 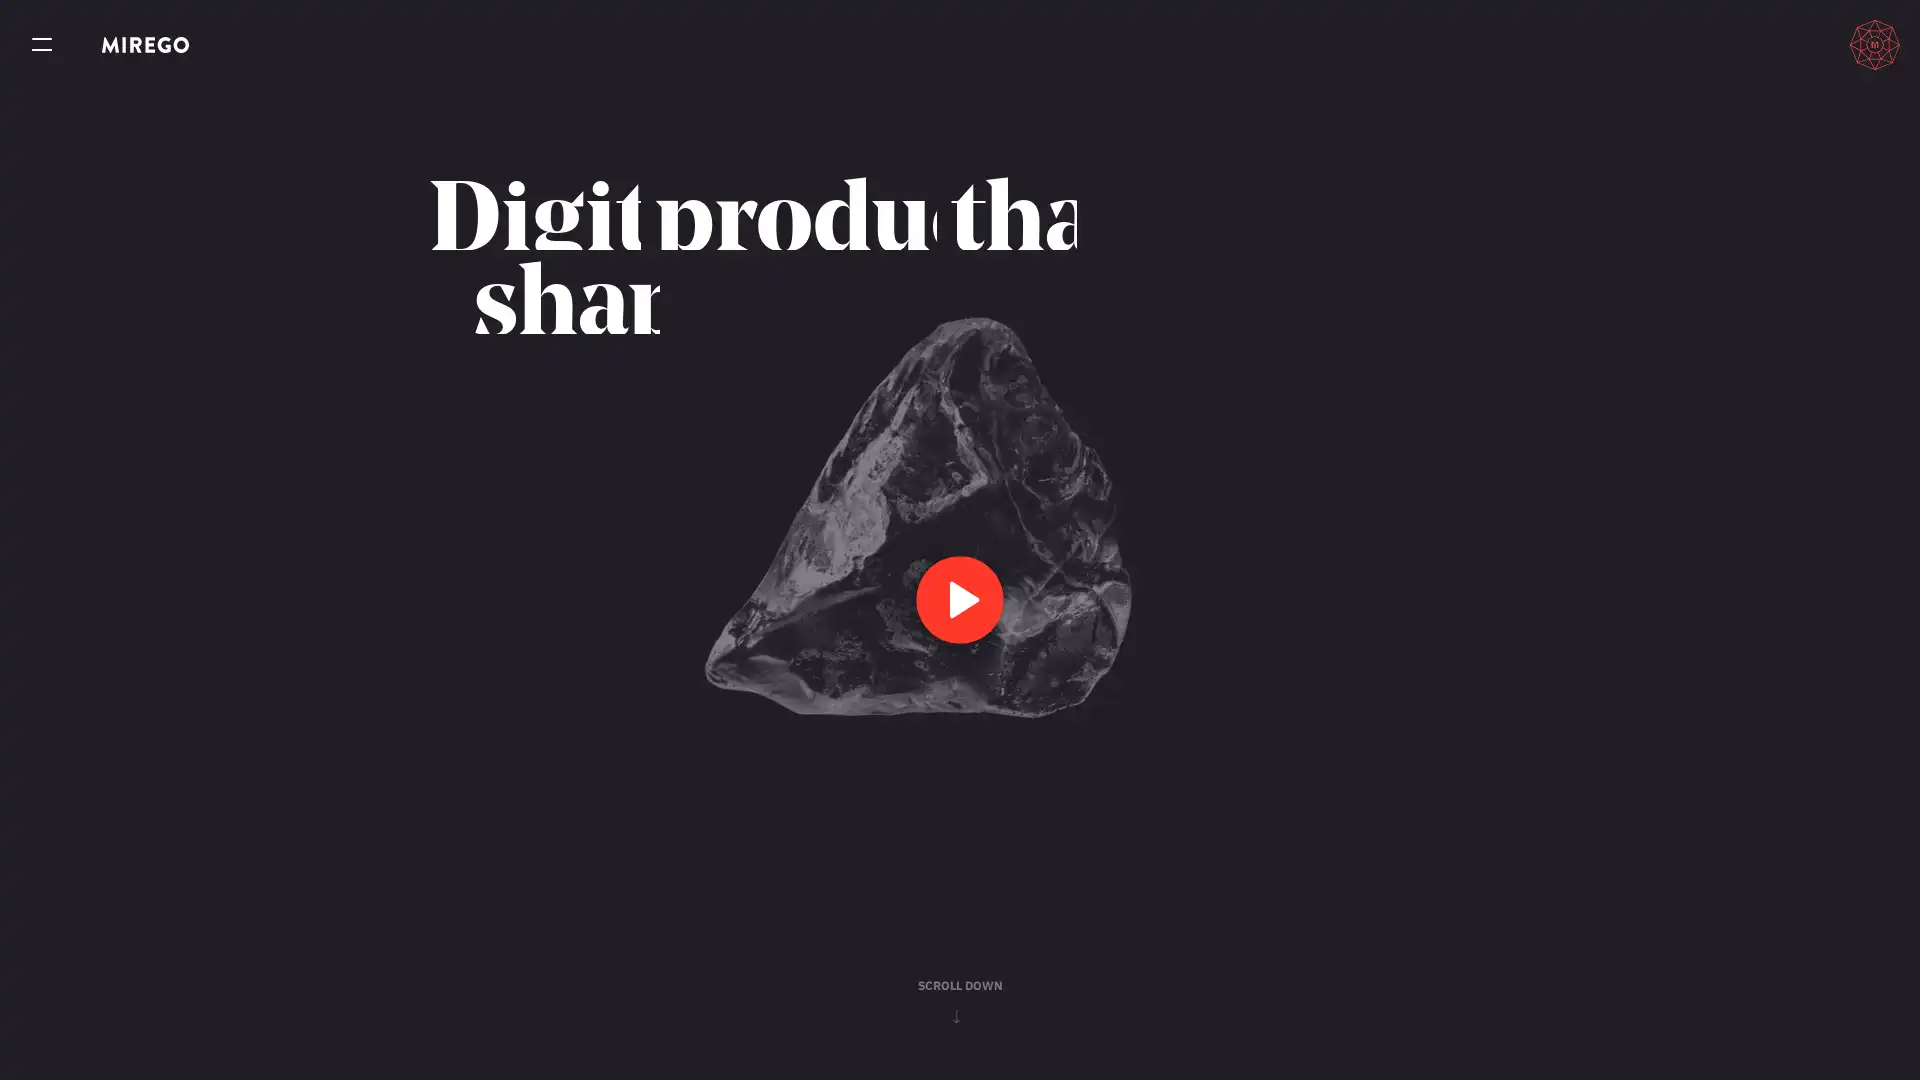 I want to click on Passer a la version francaise, so click(x=1781, y=44).